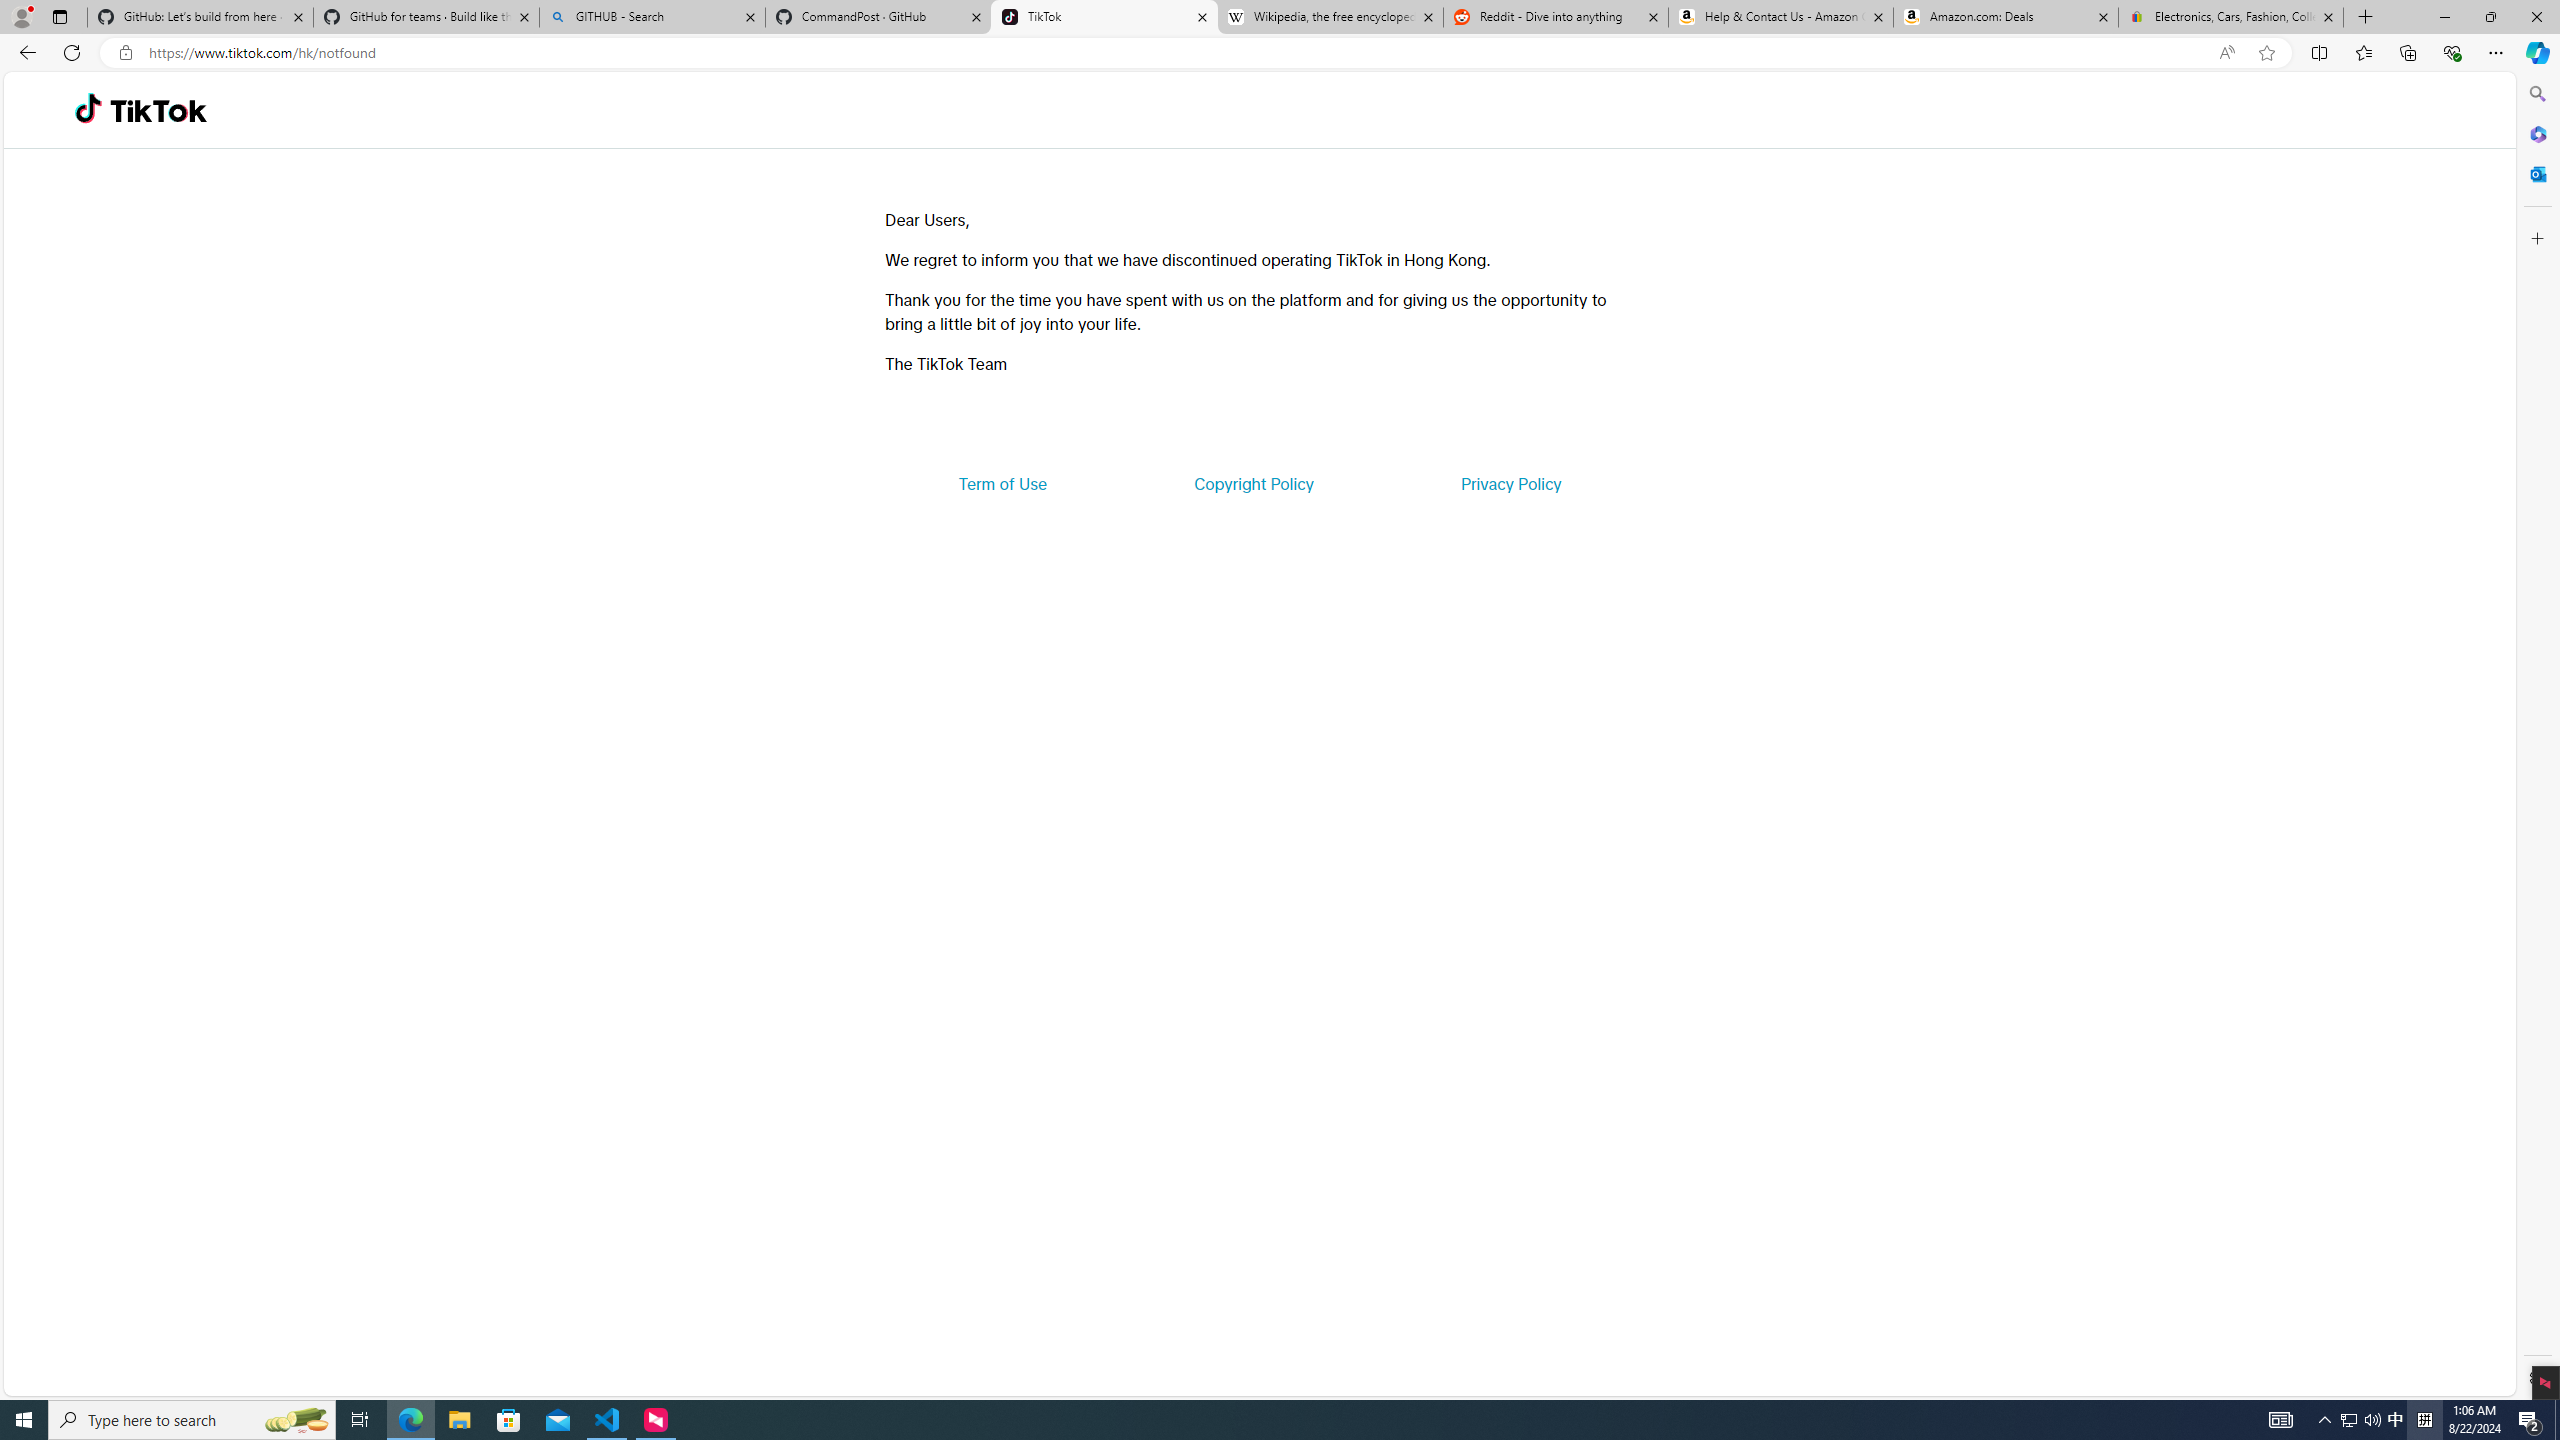  Describe the element at coordinates (70, 51) in the screenshot. I see `'Refresh'` at that location.